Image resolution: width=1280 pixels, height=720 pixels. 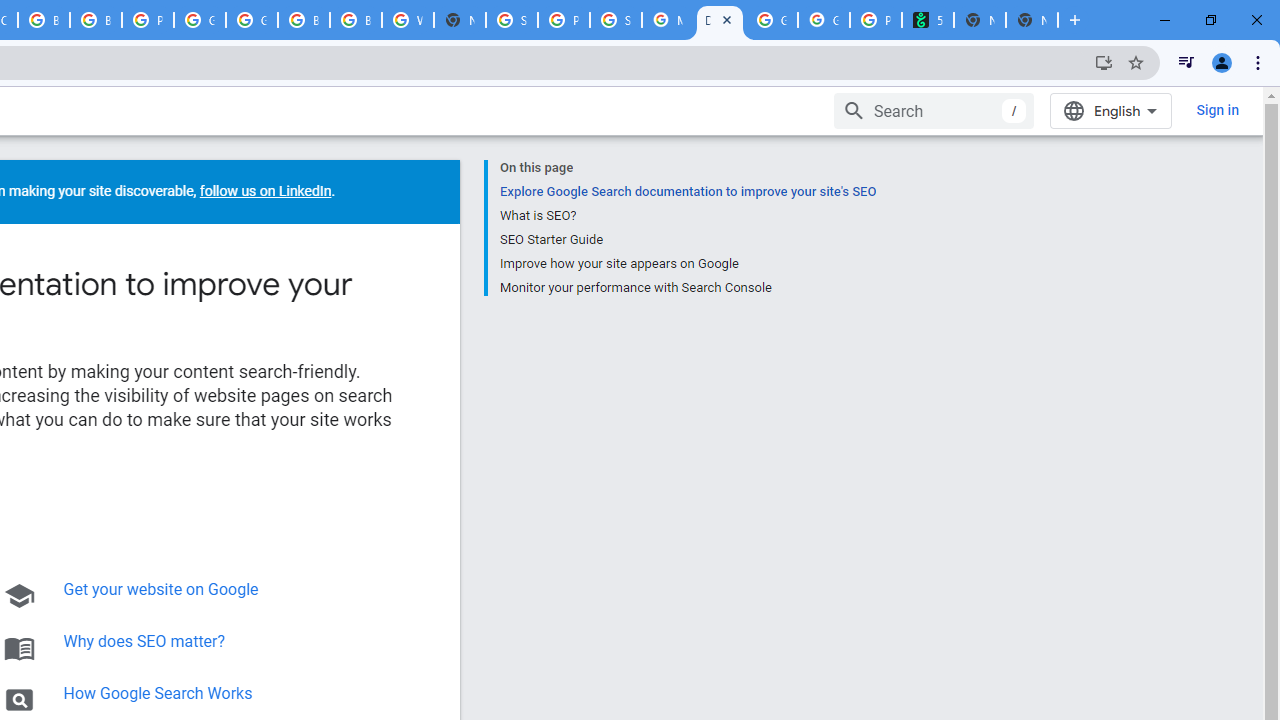 I want to click on 'English', so click(x=1110, y=110).